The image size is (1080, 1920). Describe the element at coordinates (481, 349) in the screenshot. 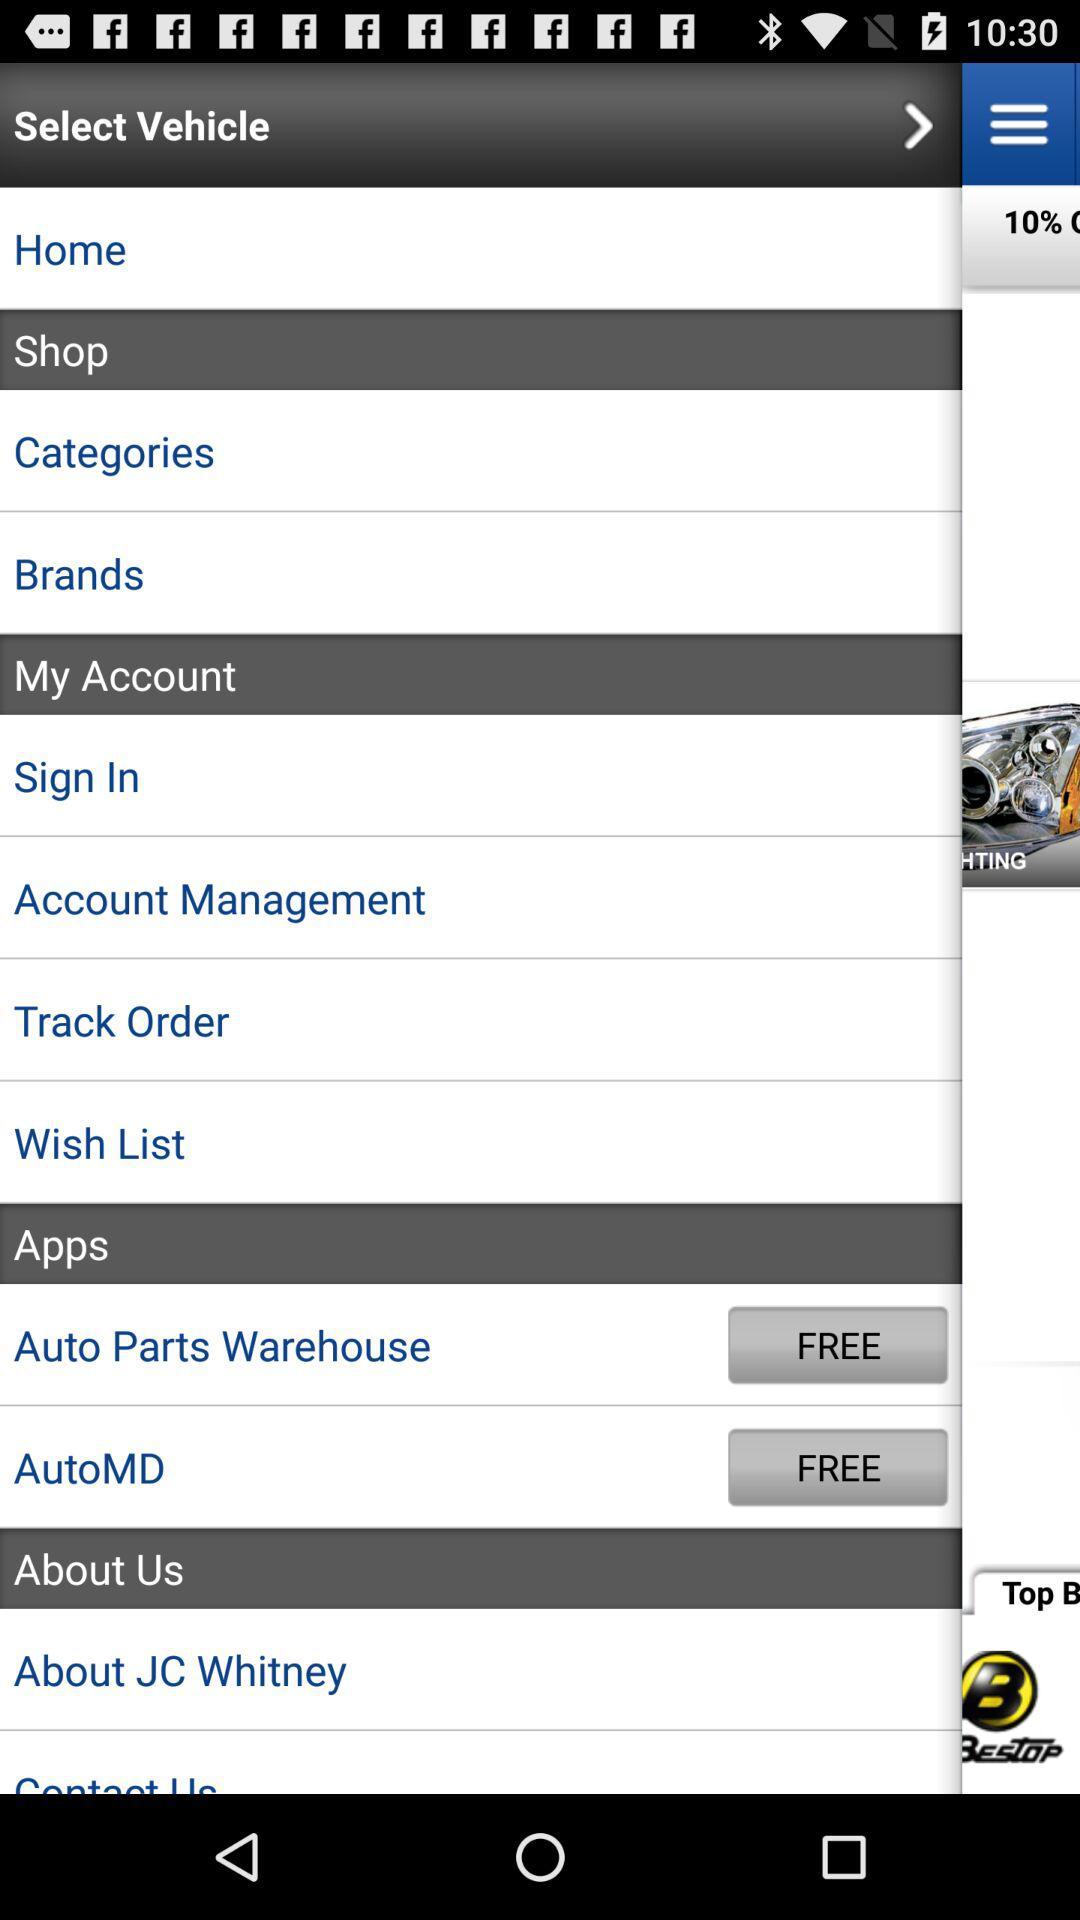

I see `the icon below home item` at that location.